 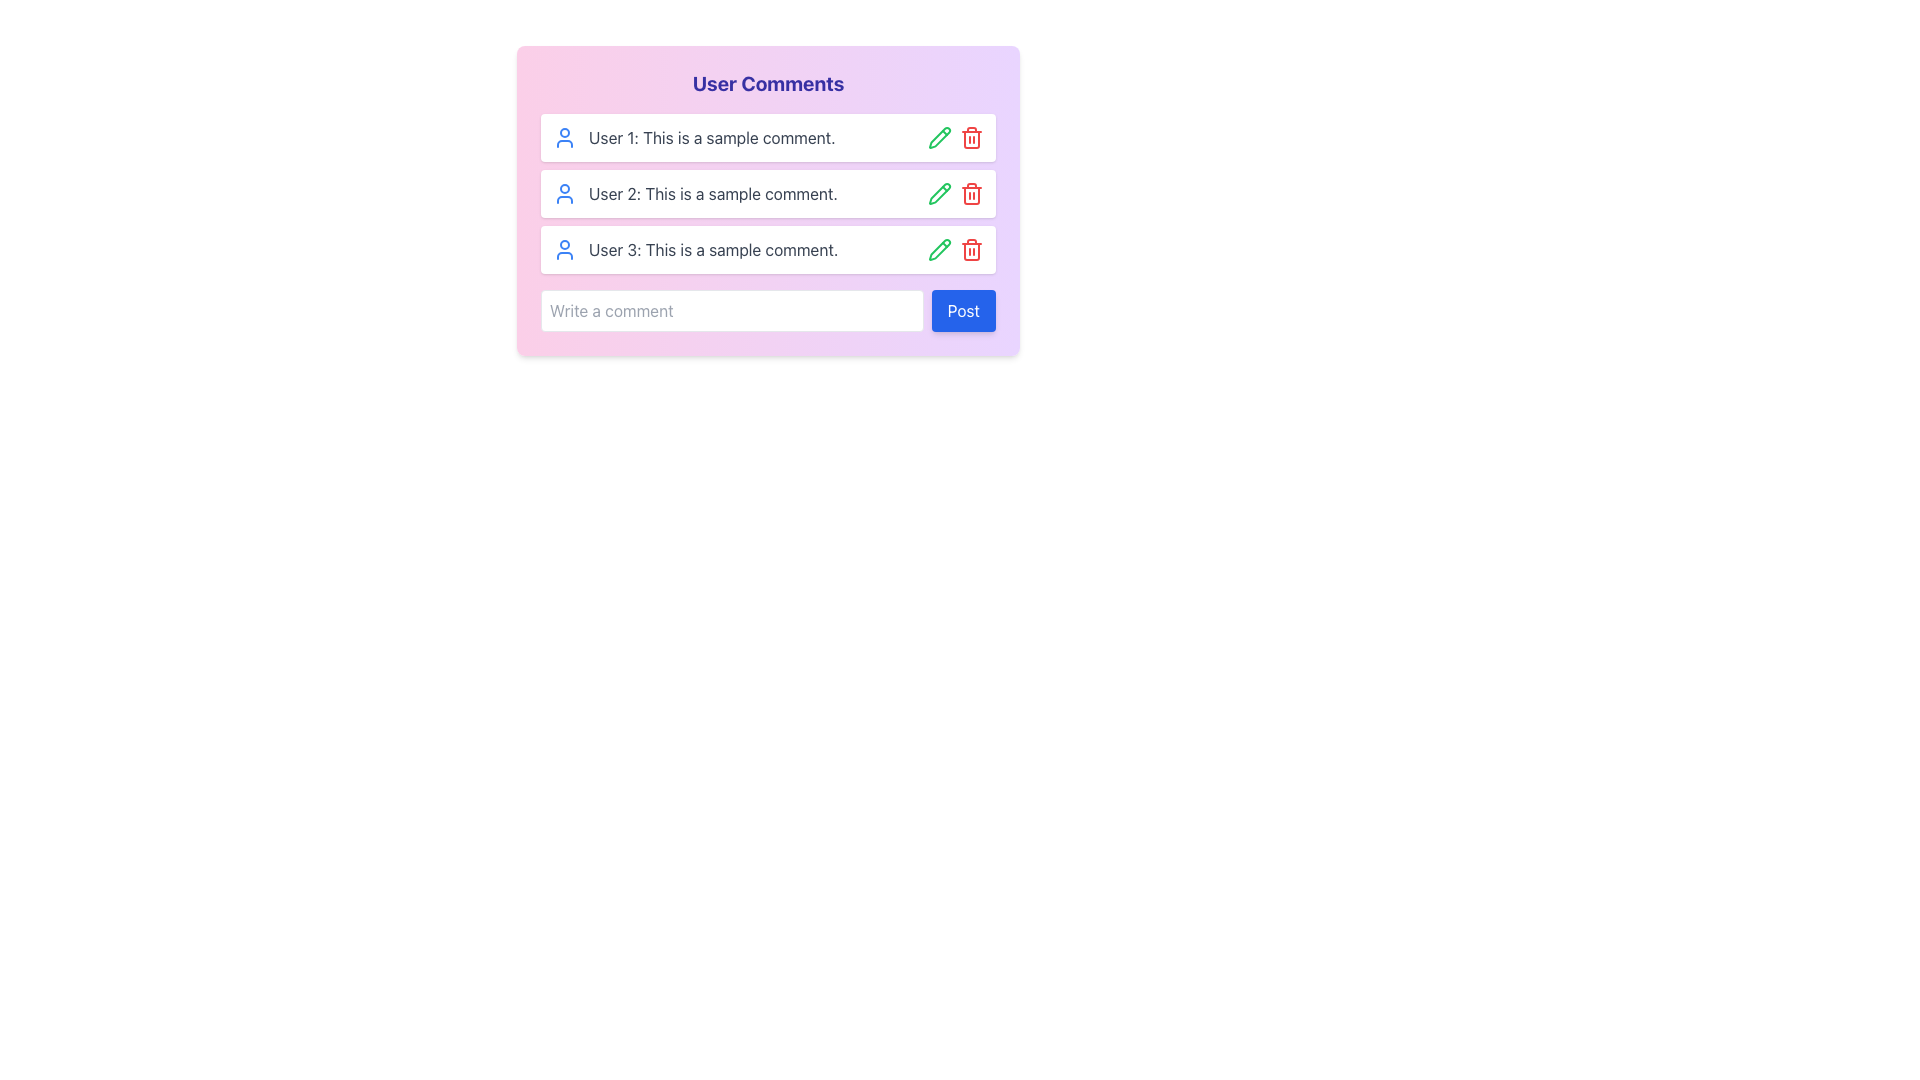 I want to click on the delete button located in the second row of the 'User Comments' list, which is on the right side of the row adjacent to the light green edit icon, so click(x=971, y=193).